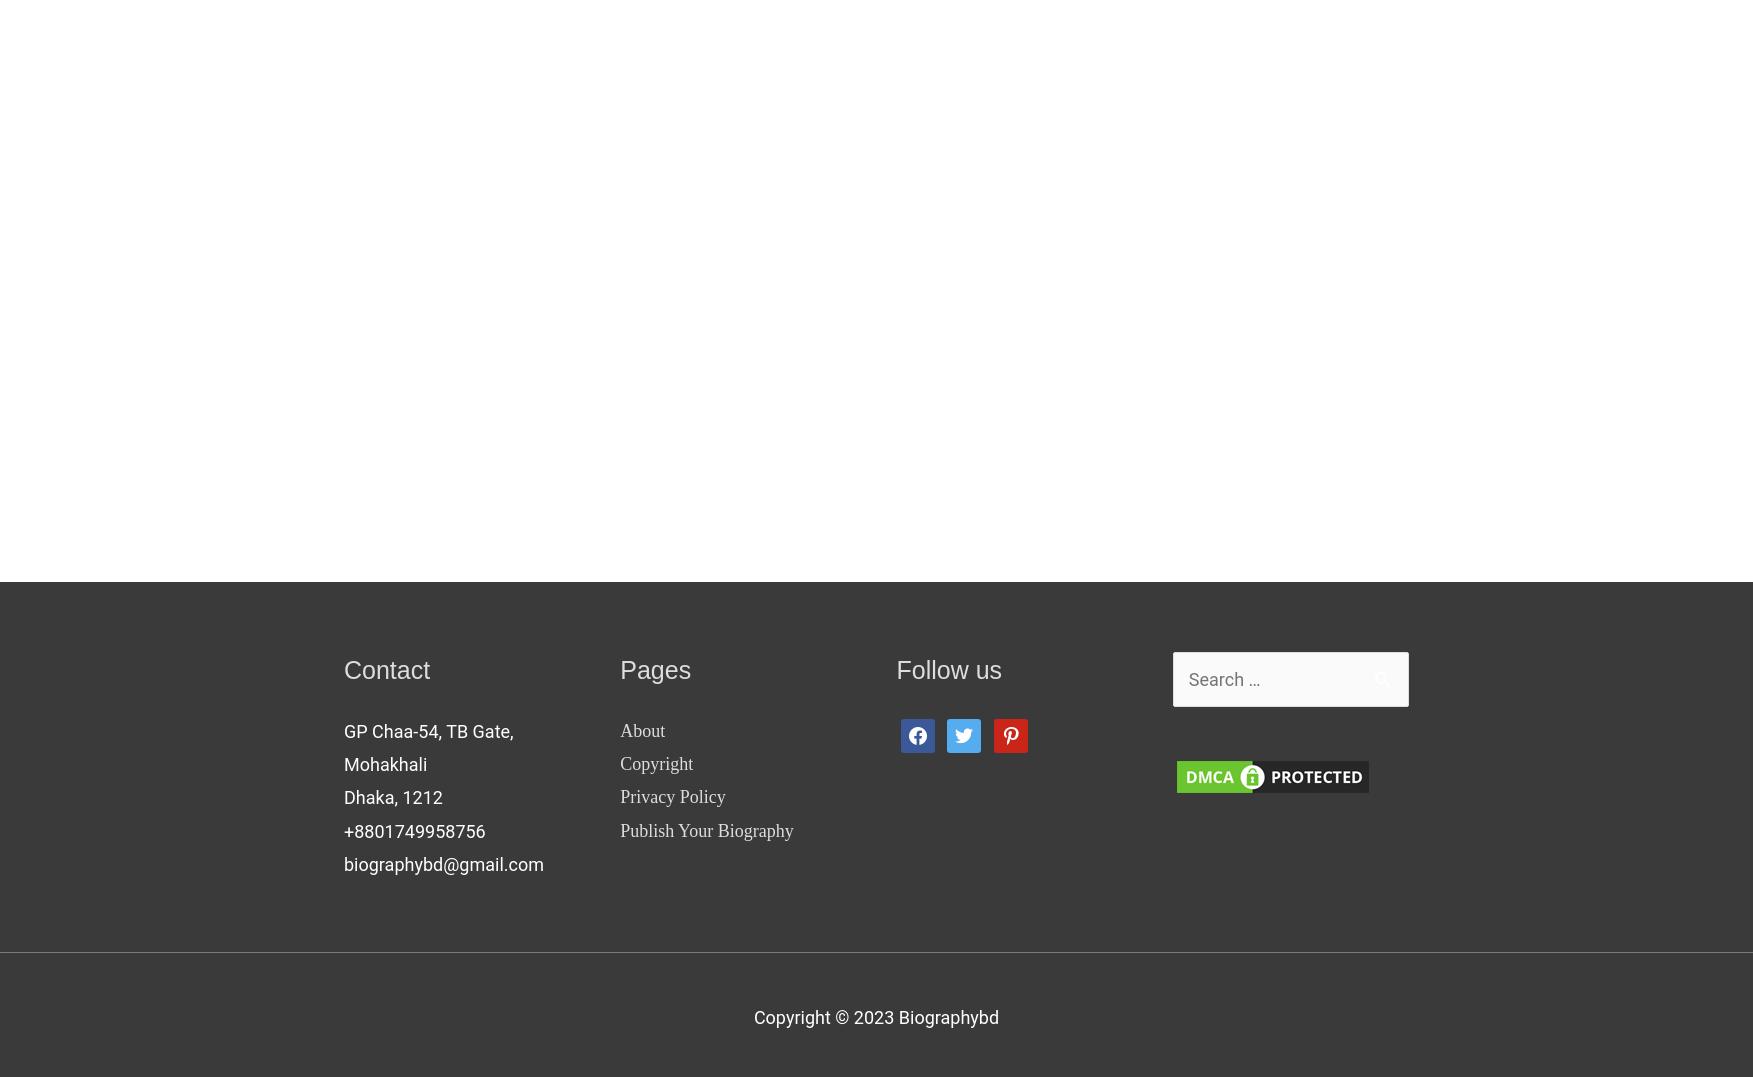 This screenshot has width=1753, height=1077. I want to click on 'Copyright © 2023', so click(825, 1015).